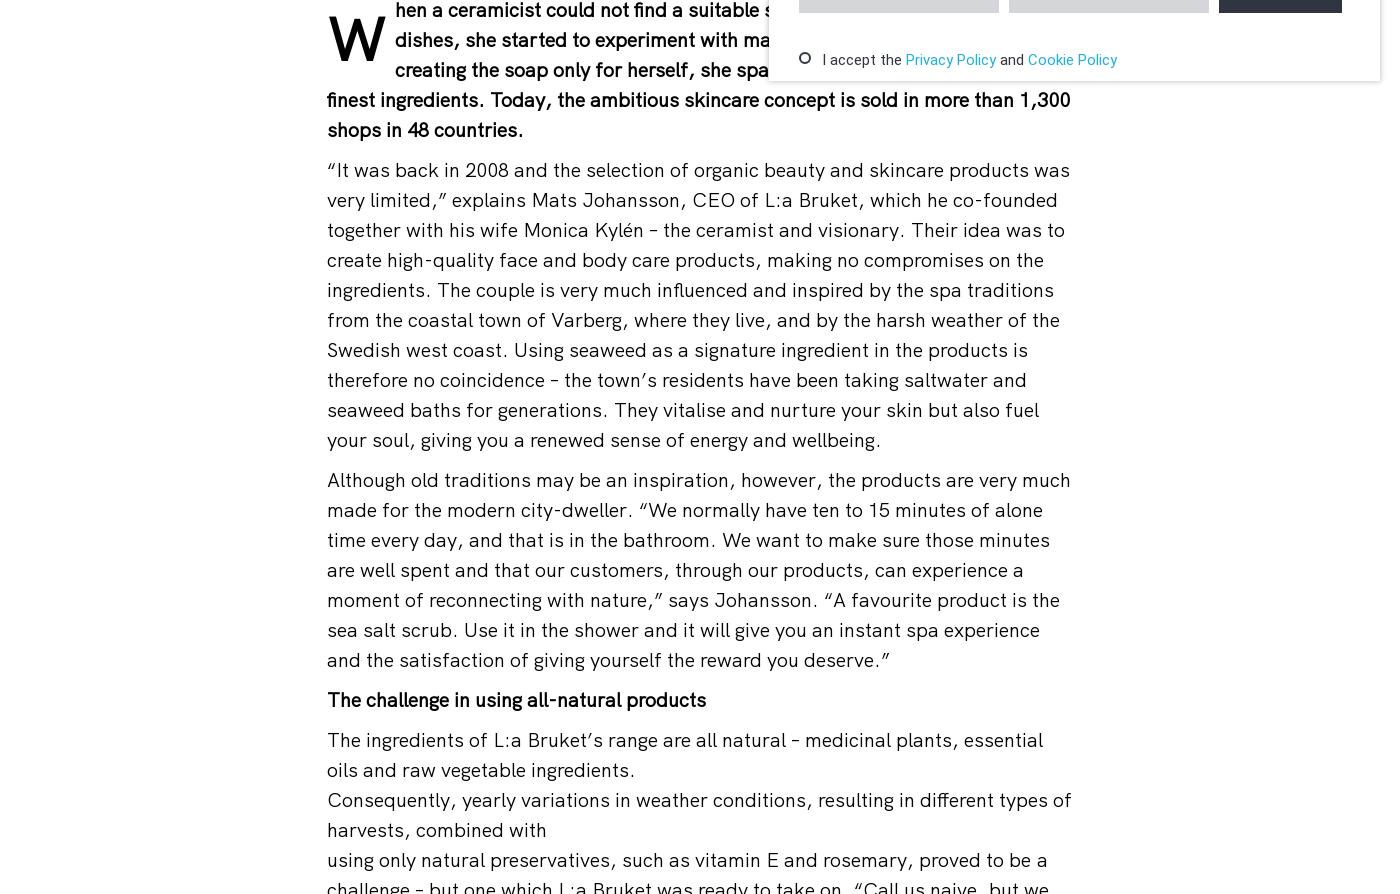 The image size is (1400, 894). Describe the element at coordinates (698, 813) in the screenshot. I see `'Consequently, yearly variations in weather conditions, resulting in different types of harvests, combined with'` at that location.